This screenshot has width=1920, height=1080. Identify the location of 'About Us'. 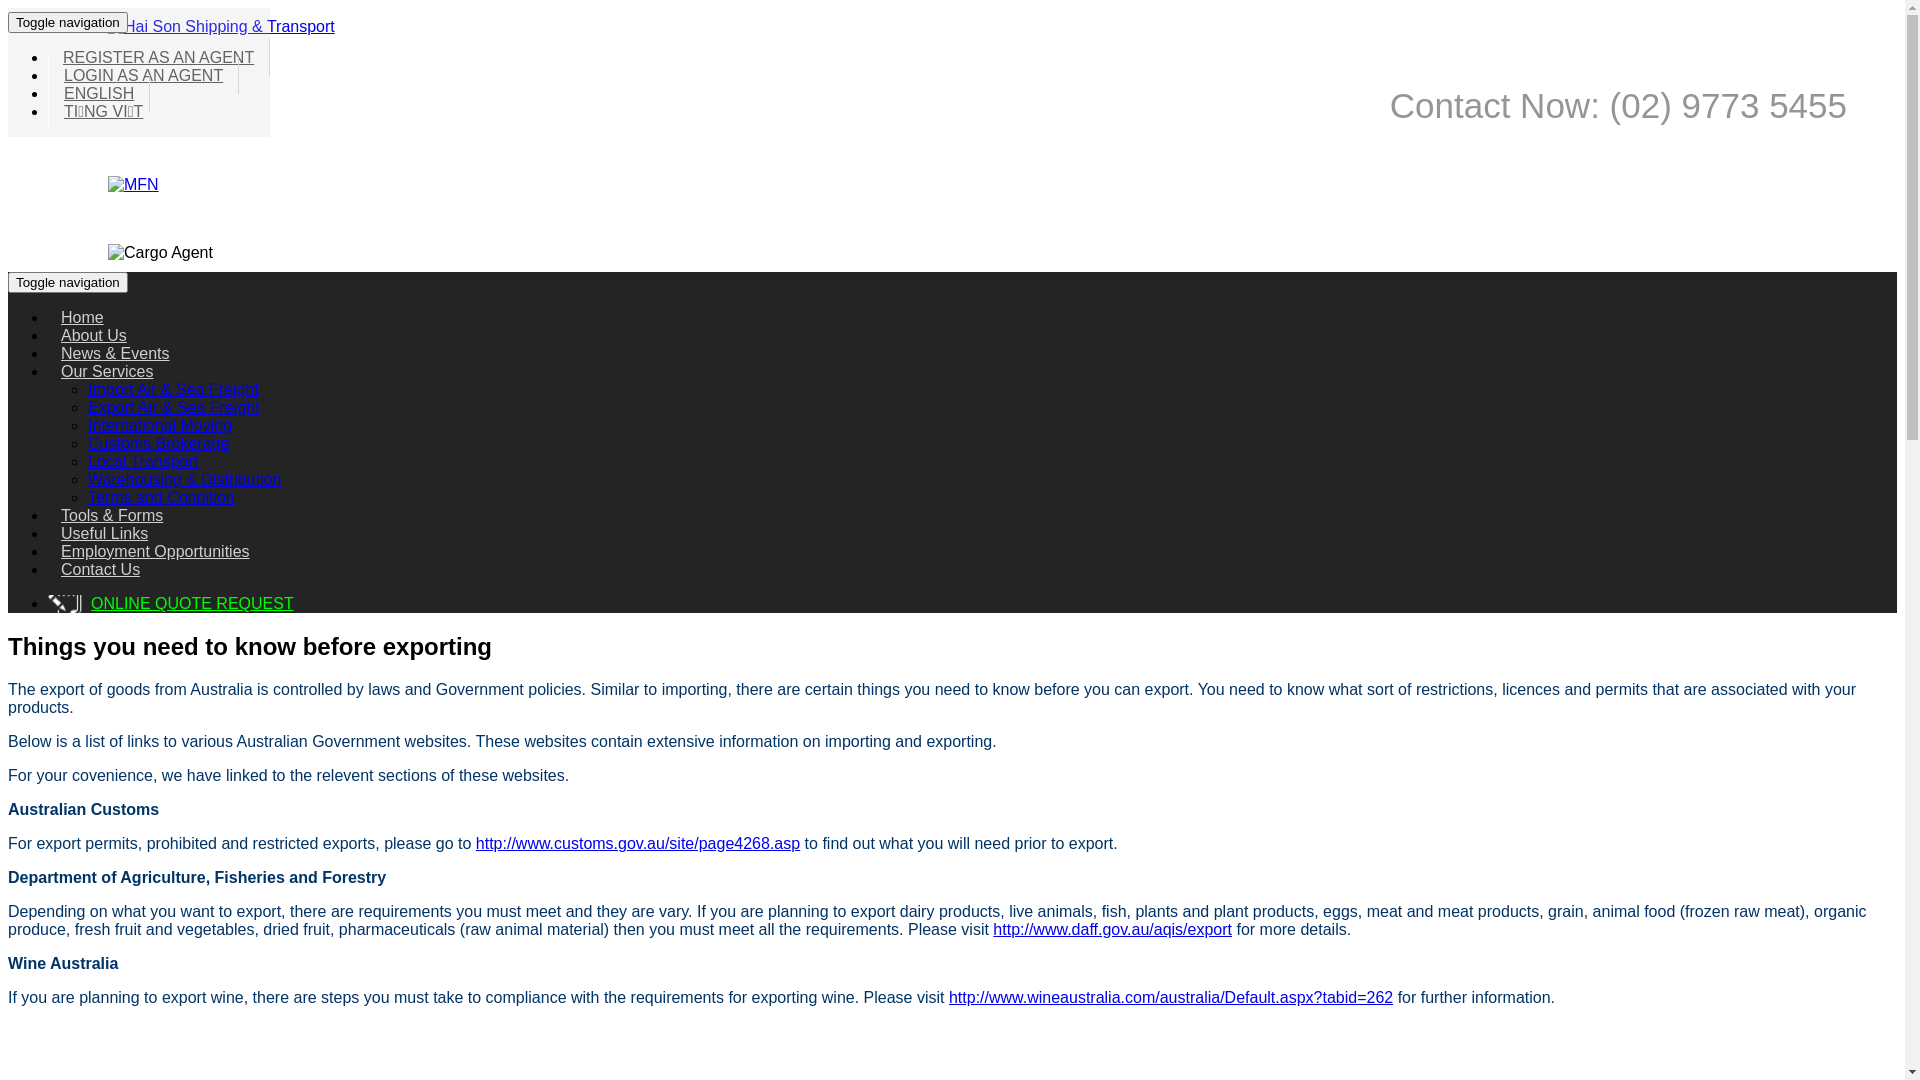
(93, 334).